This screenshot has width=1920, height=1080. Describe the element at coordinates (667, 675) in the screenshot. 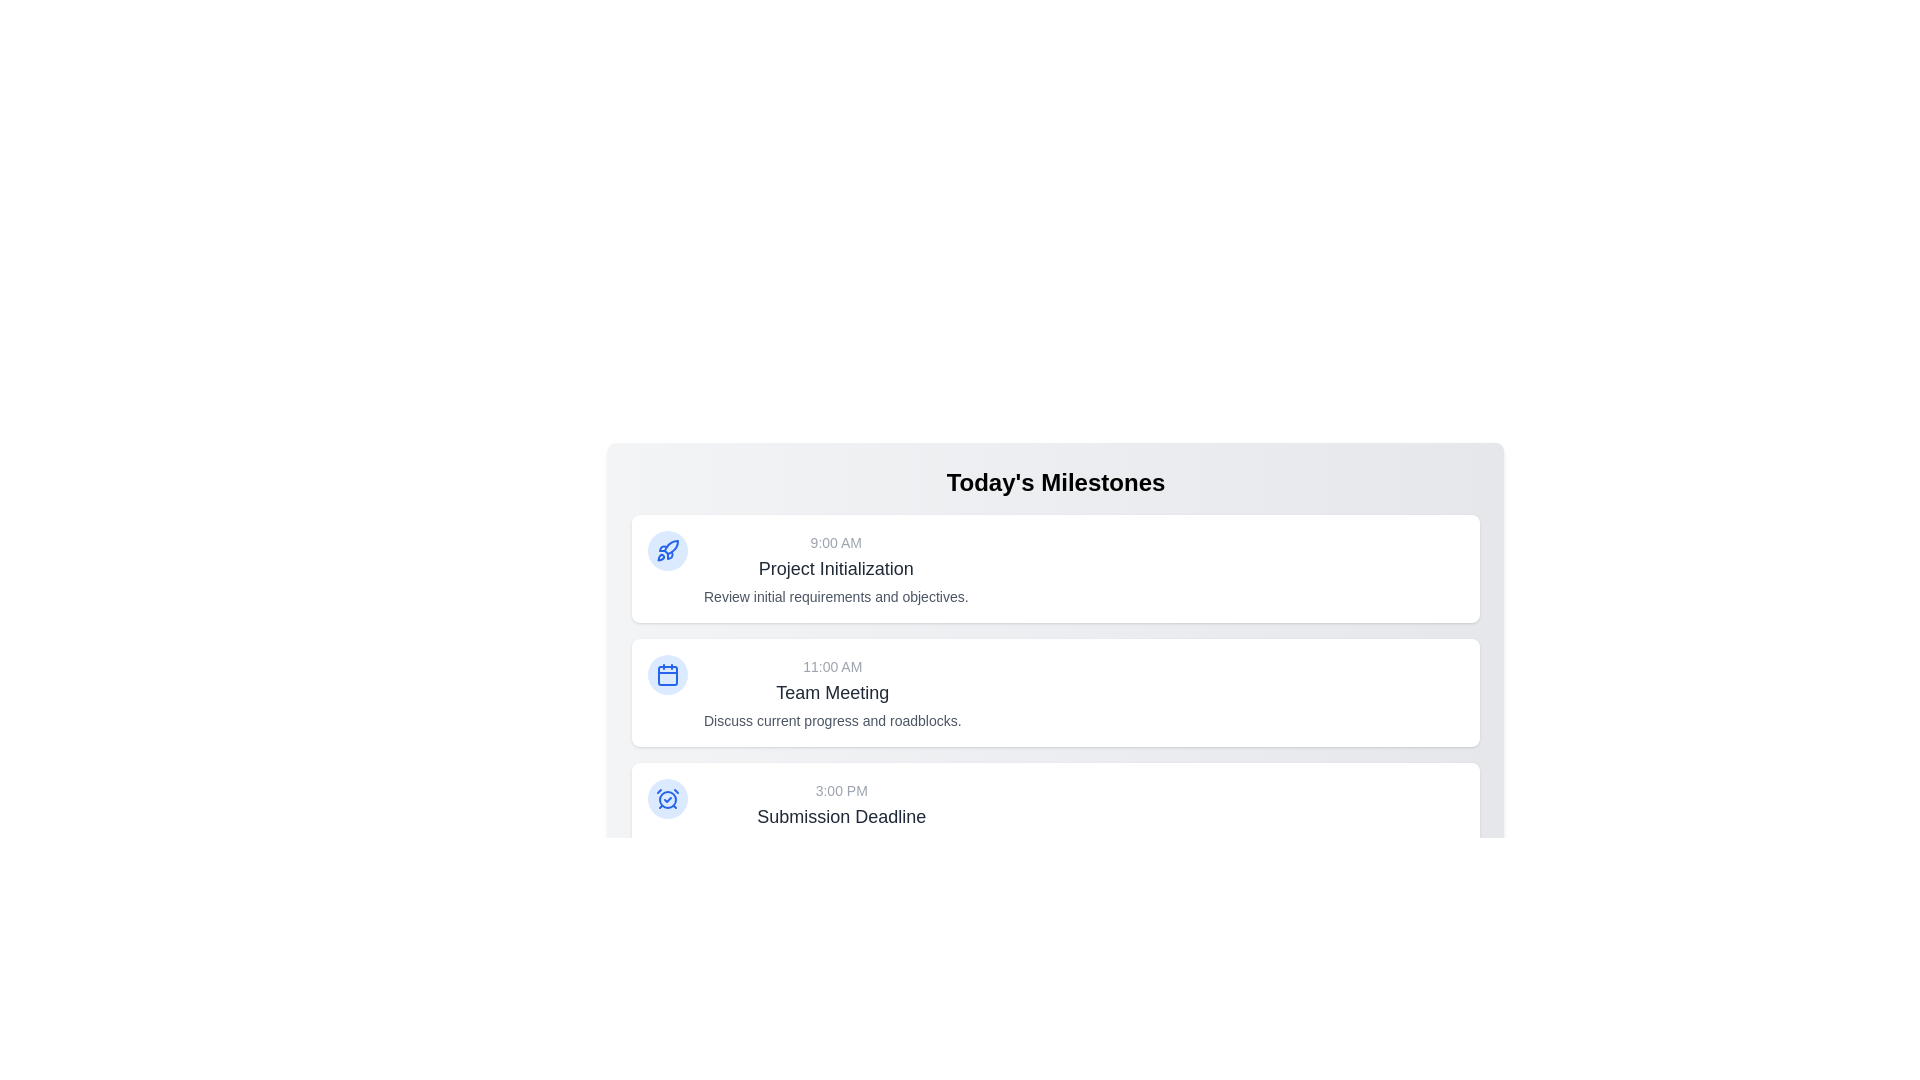

I see `the circular icon with a soft blue background and a calendar symbol, which is the leftmost component of the 'Team Meeting' schedule entry` at that location.